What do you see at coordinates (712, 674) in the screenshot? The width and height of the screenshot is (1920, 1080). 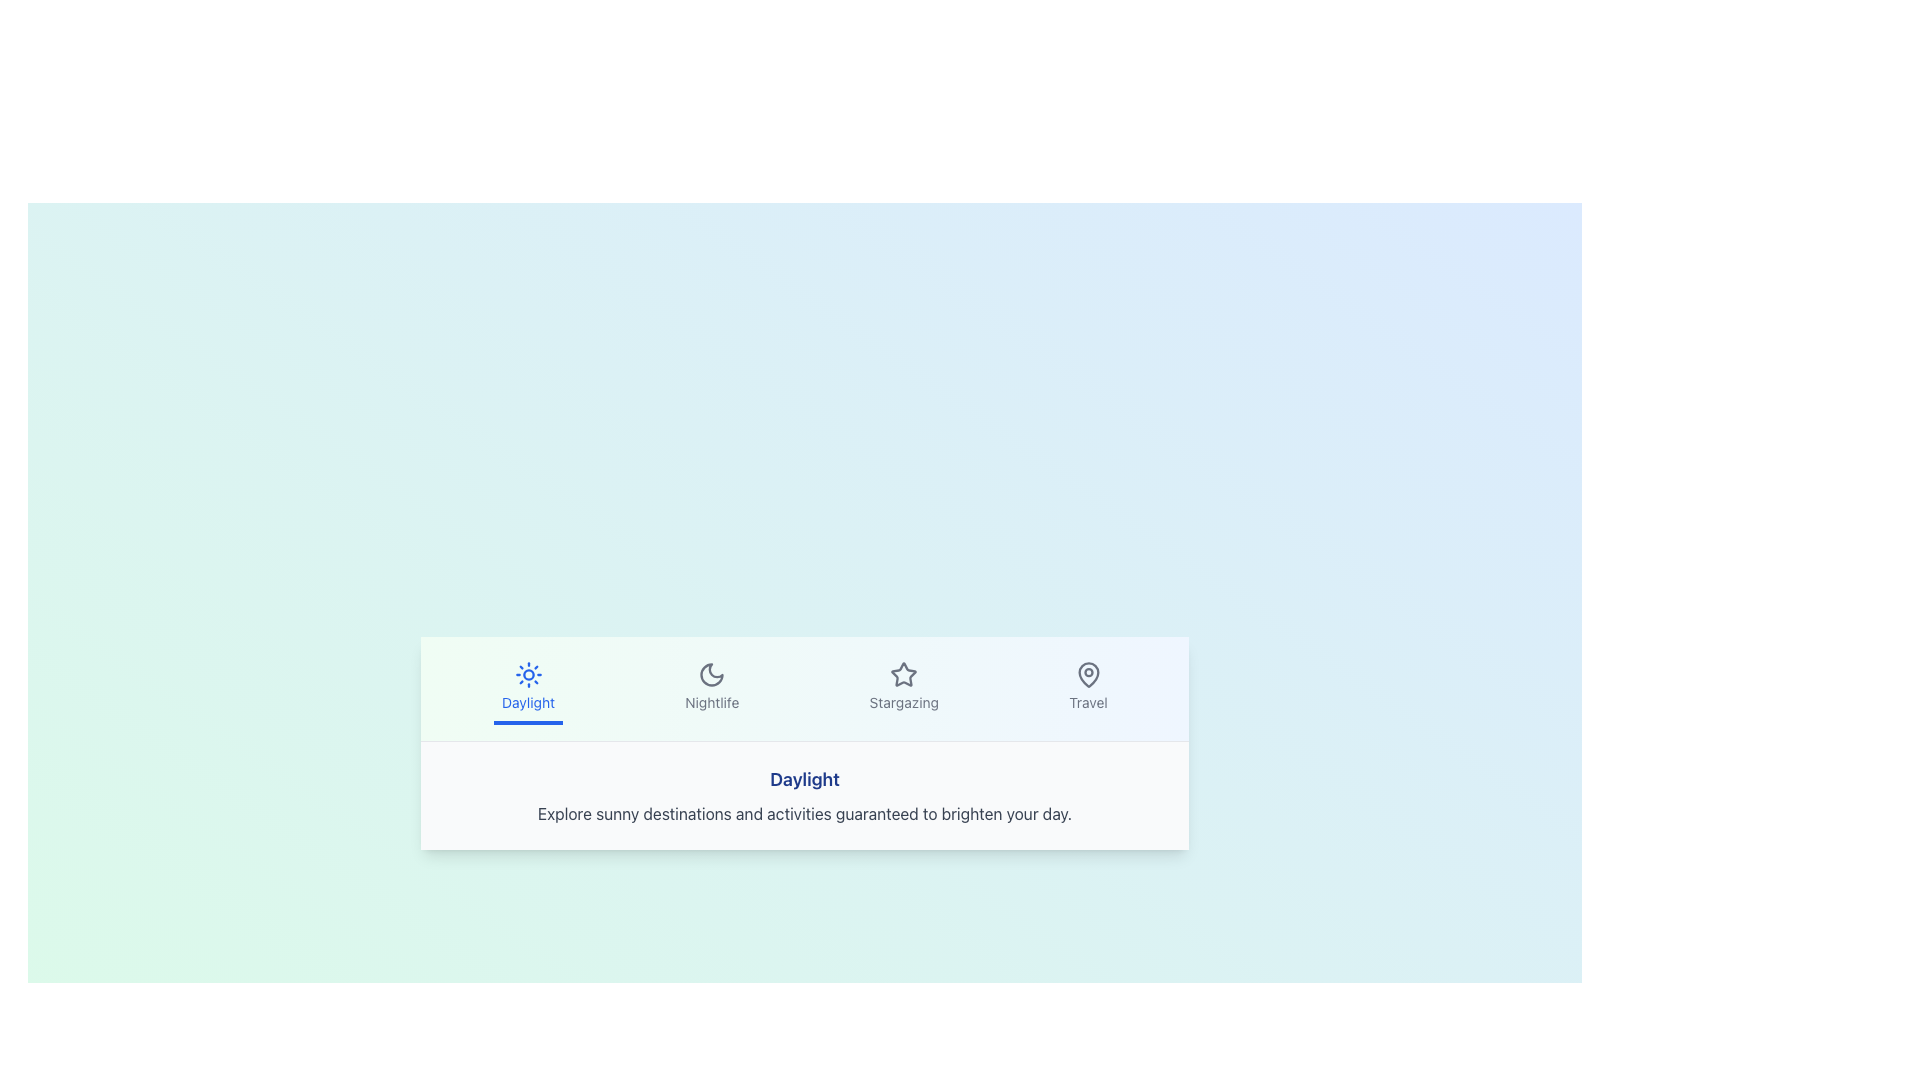 I see `the 'Nightlife' SVG icon located in the second position of the navigation menu at the bottom center of the interface` at bounding box center [712, 674].